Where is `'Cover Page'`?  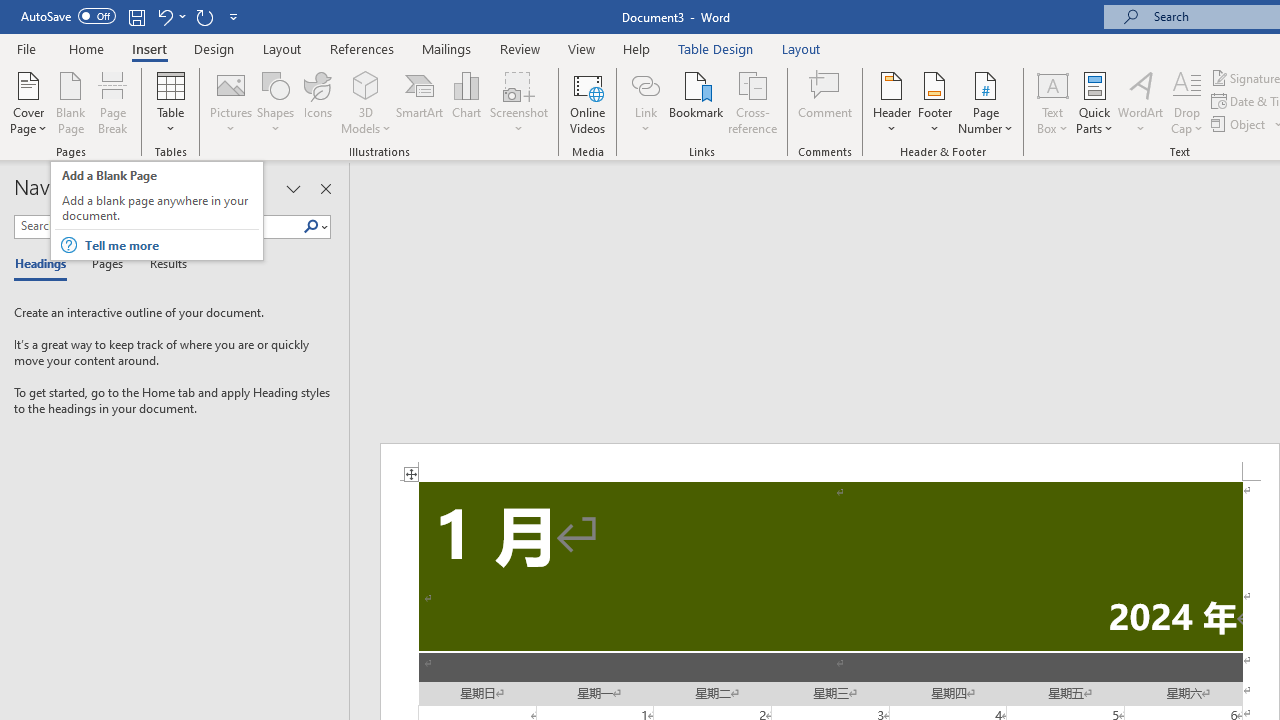
'Cover Page' is located at coordinates (28, 103).